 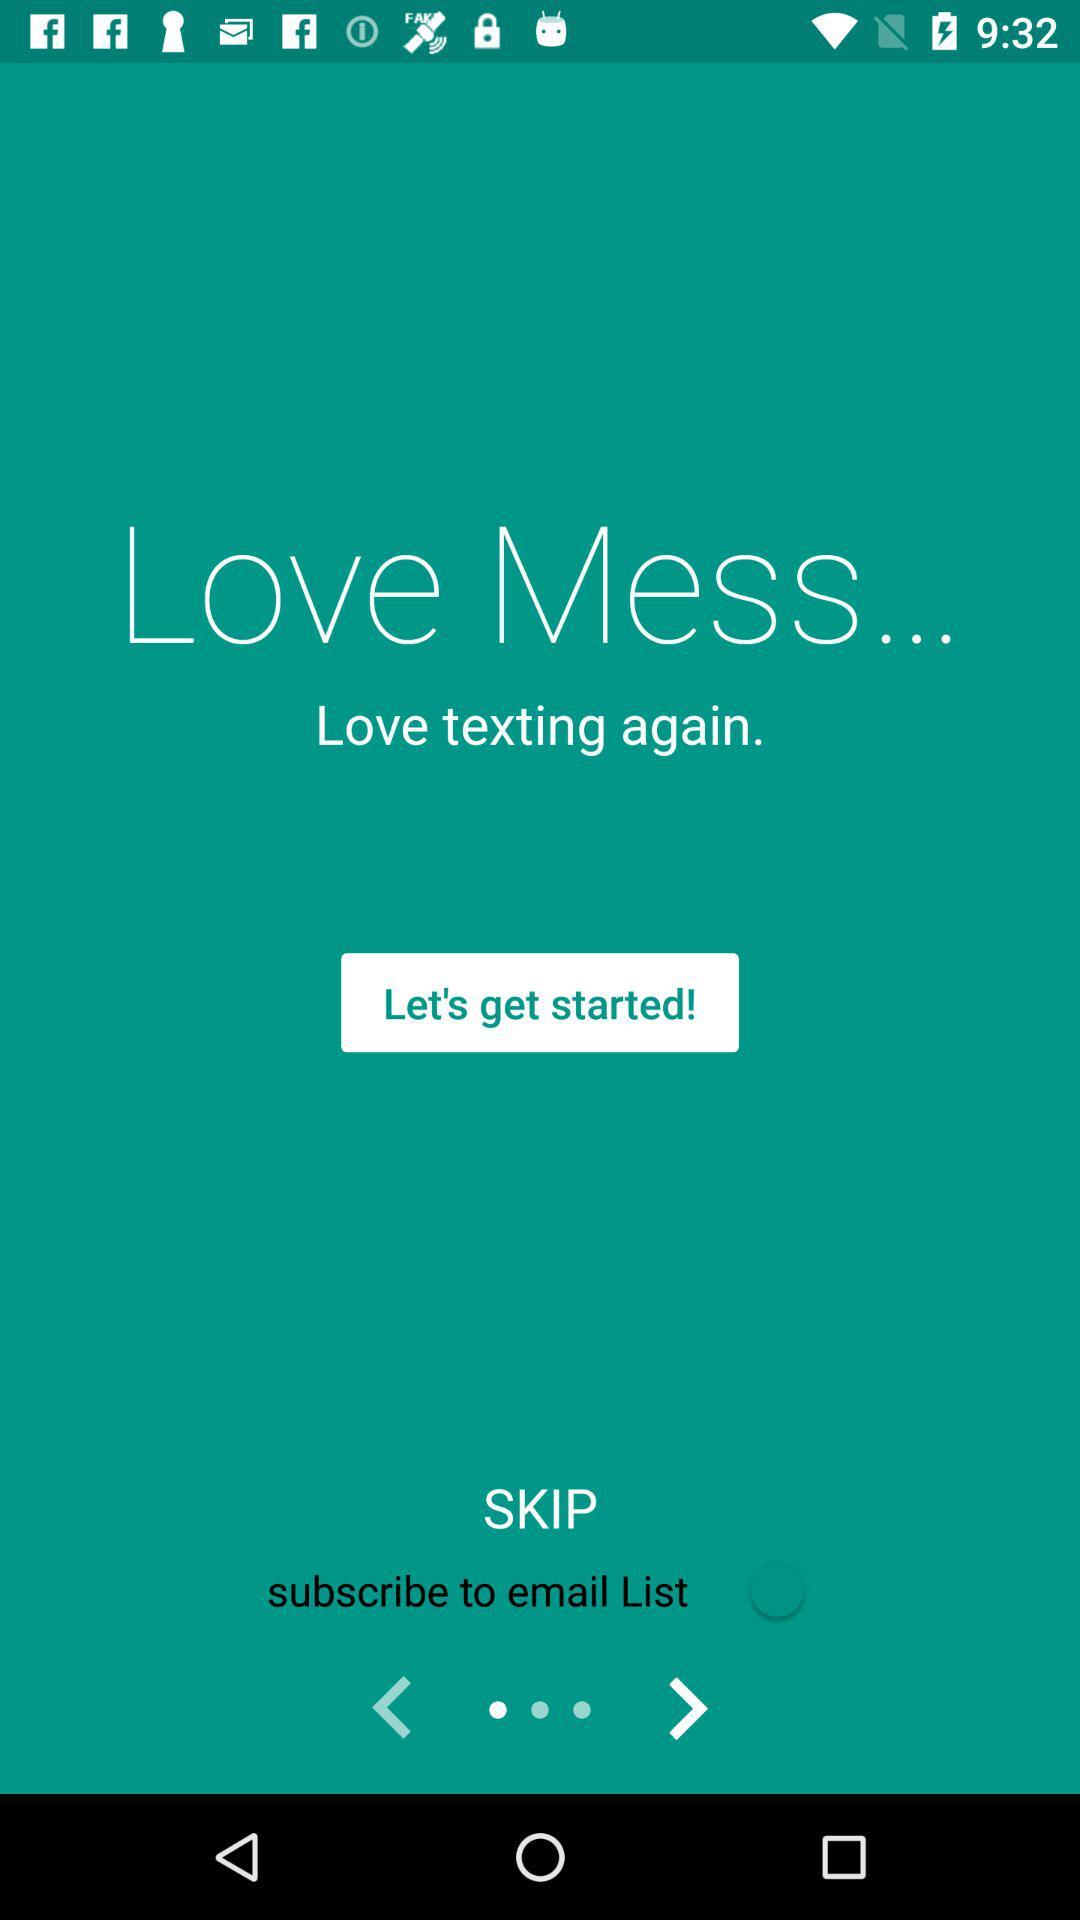 What do you see at coordinates (540, 1002) in the screenshot?
I see `icon above the skip icon` at bounding box center [540, 1002].